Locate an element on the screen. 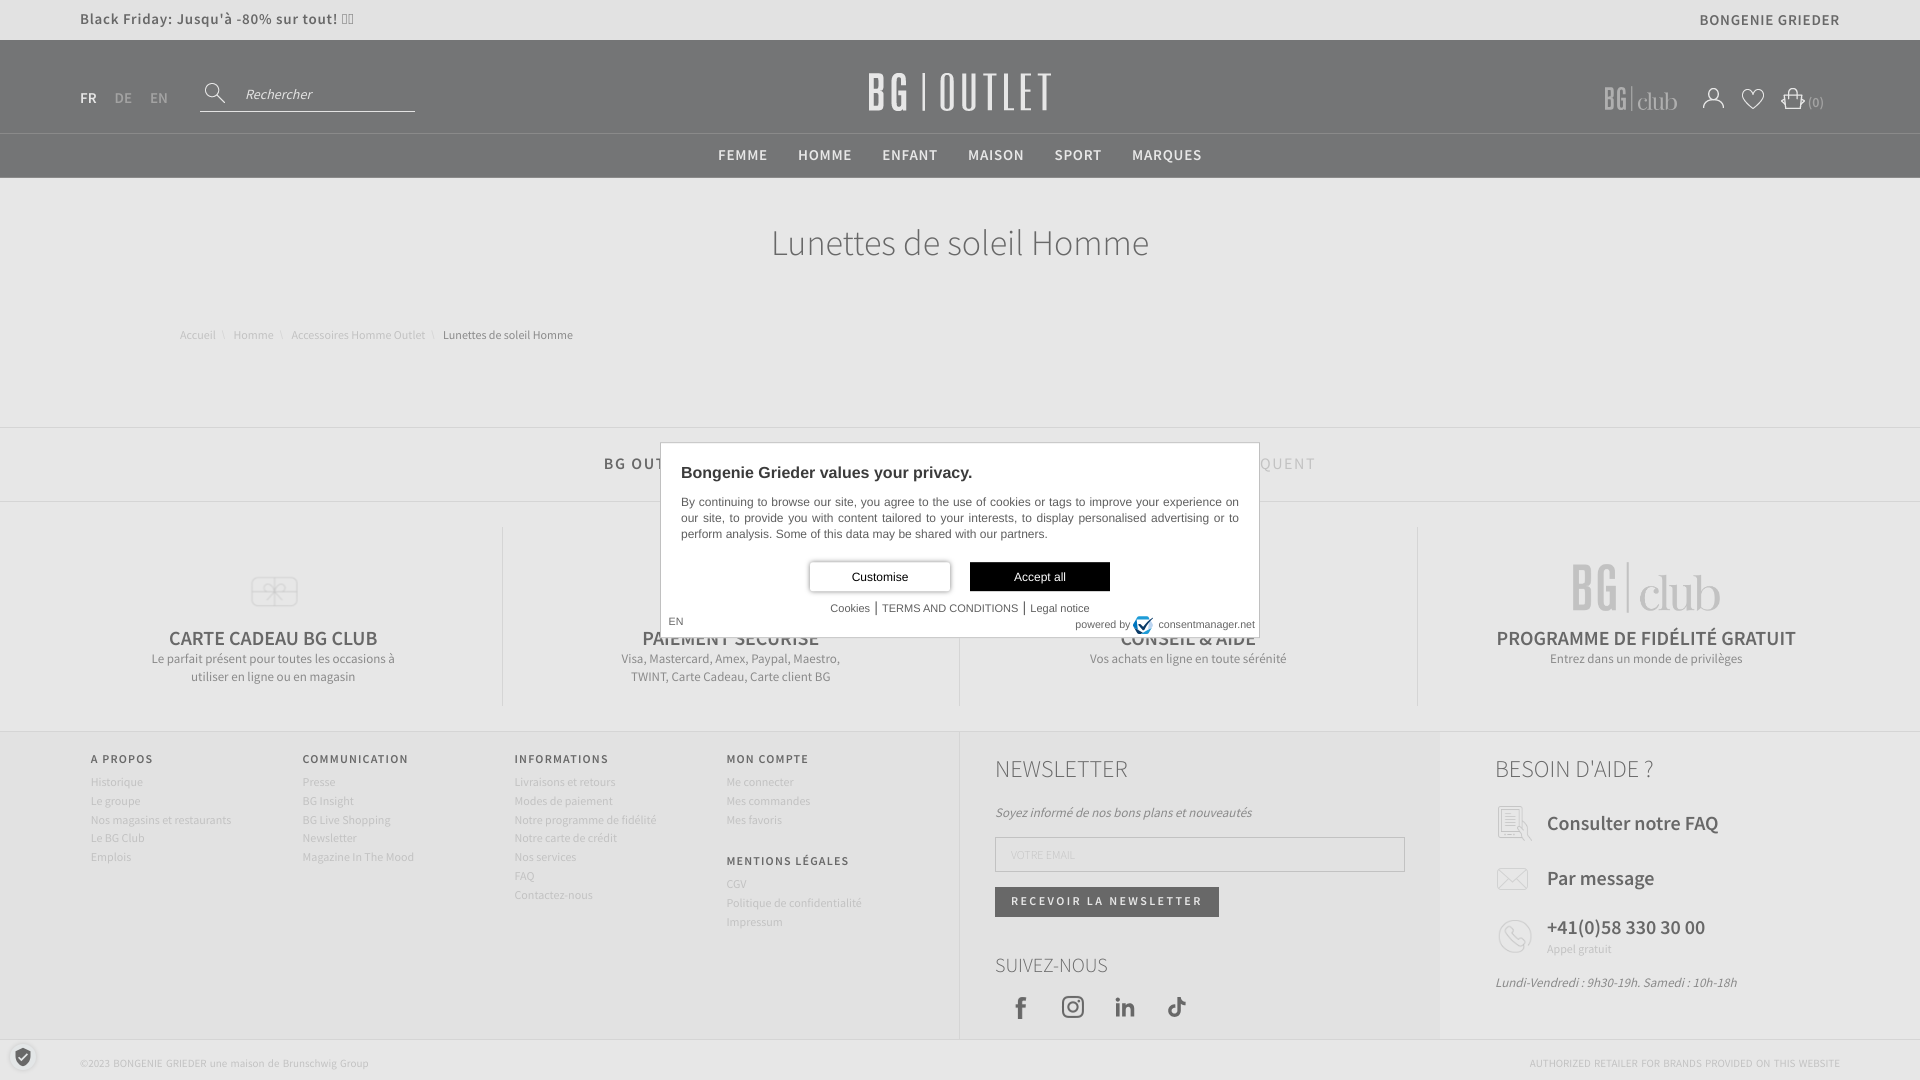  'MARQUES' is located at coordinates (1166, 154).